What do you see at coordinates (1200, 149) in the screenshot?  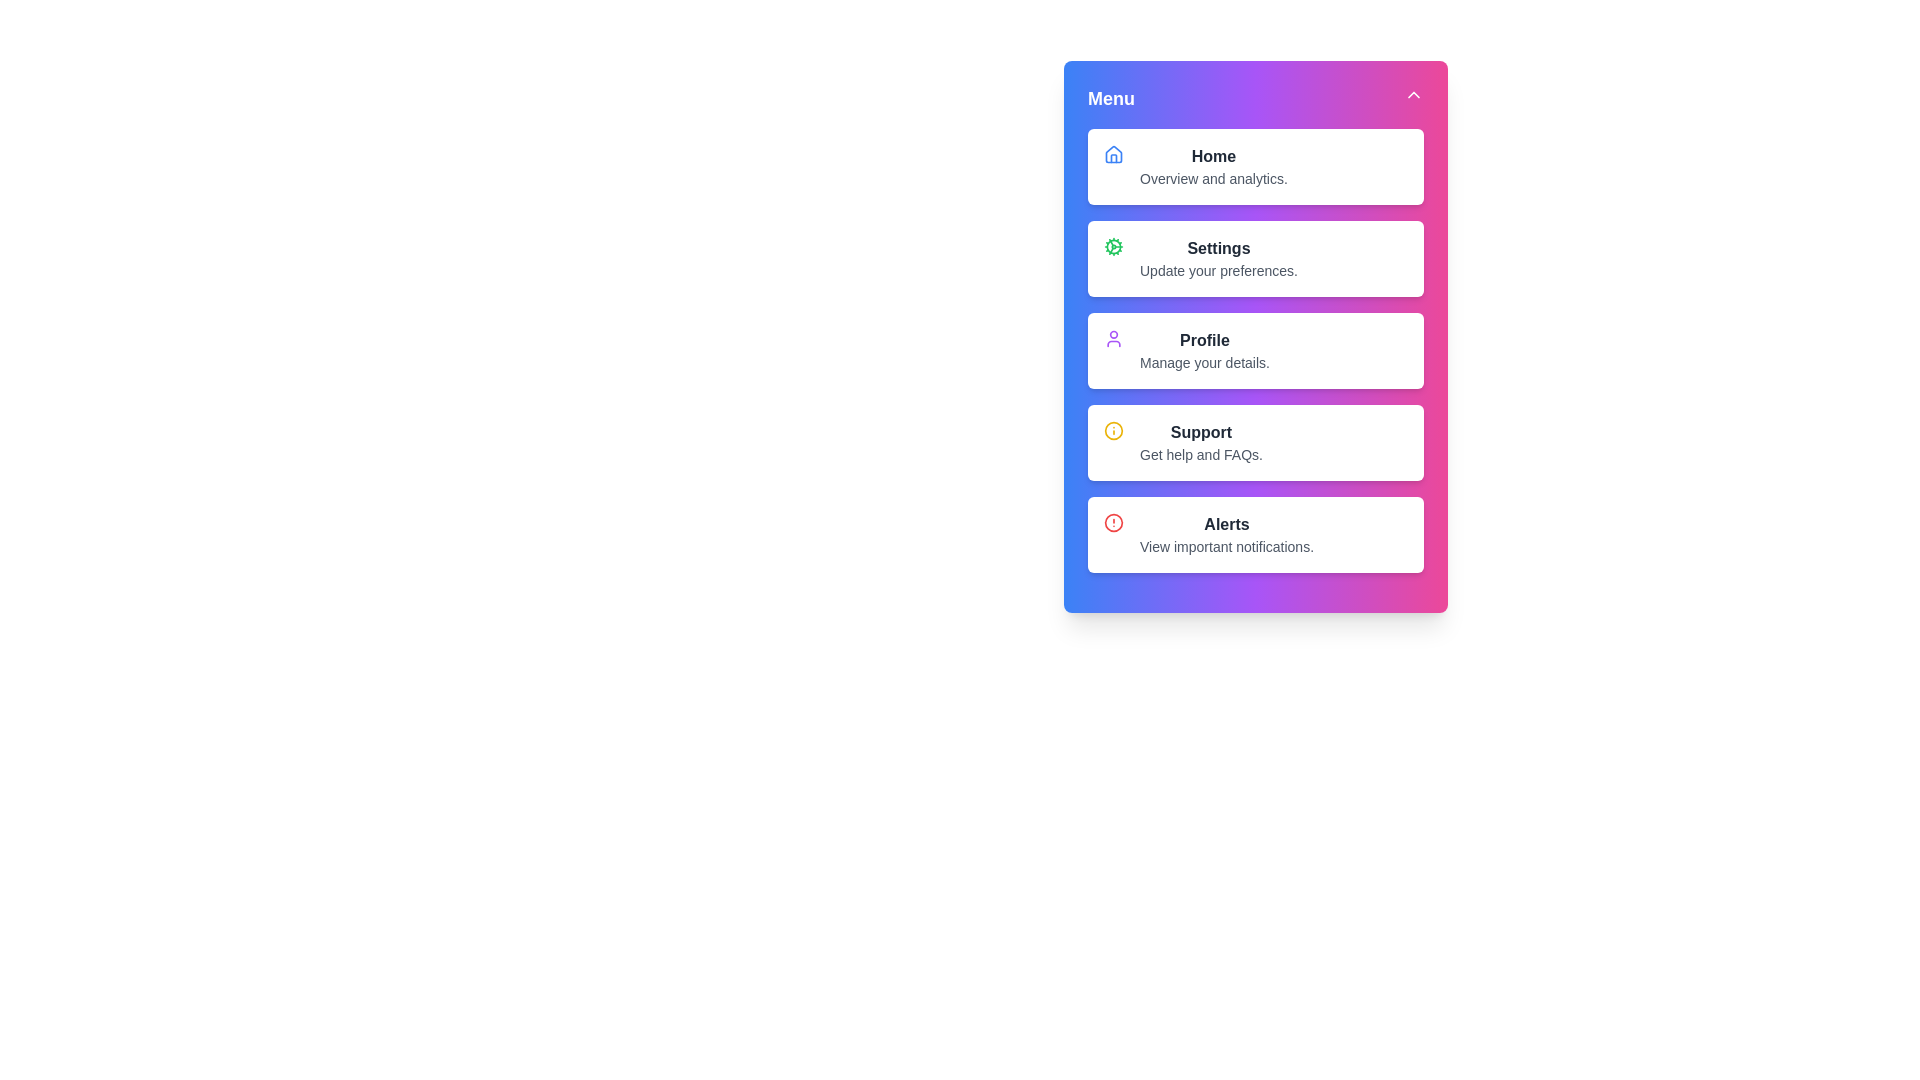 I see `the menu option Home` at bounding box center [1200, 149].